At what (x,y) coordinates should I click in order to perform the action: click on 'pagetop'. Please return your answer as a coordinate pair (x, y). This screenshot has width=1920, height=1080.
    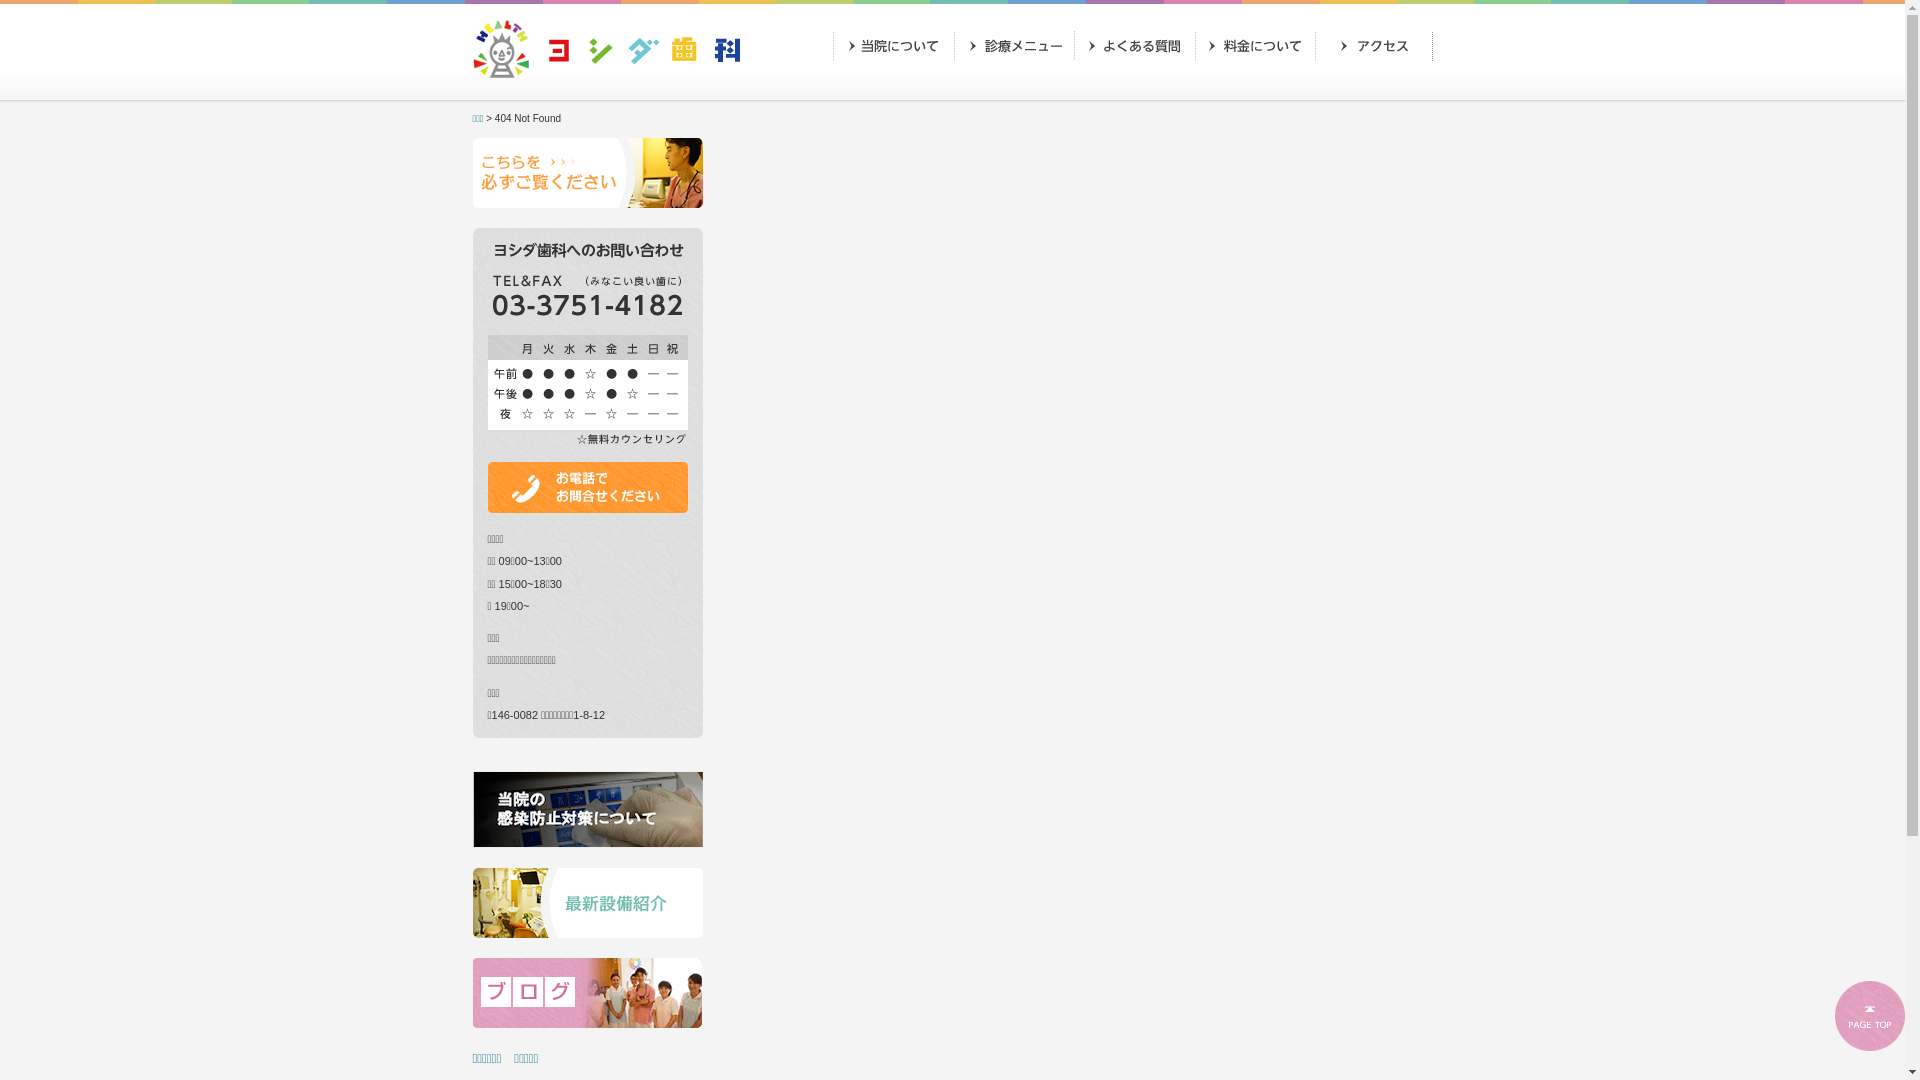
    Looking at the image, I should click on (1869, 1015).